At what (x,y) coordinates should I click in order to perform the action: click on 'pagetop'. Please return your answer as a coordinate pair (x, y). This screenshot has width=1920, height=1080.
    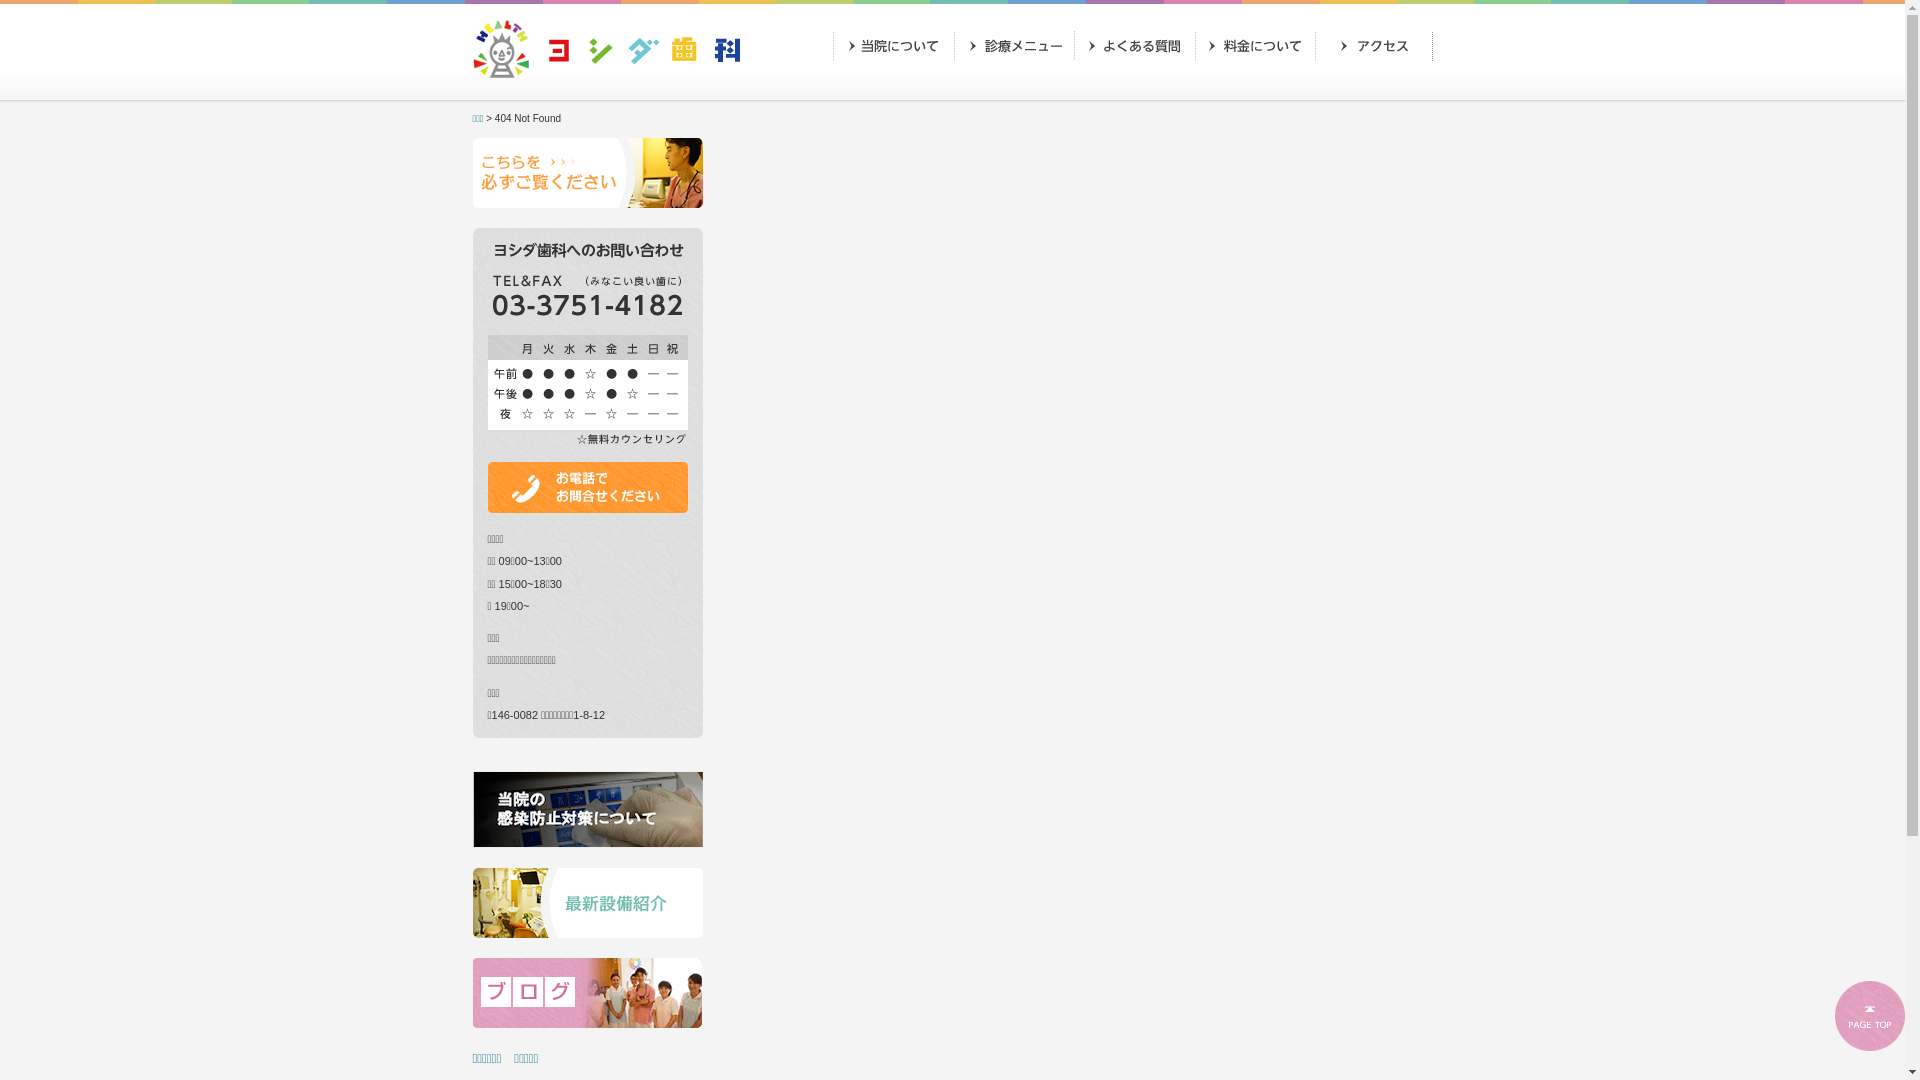
    Looking at the image, I should click on (1869, 1015).